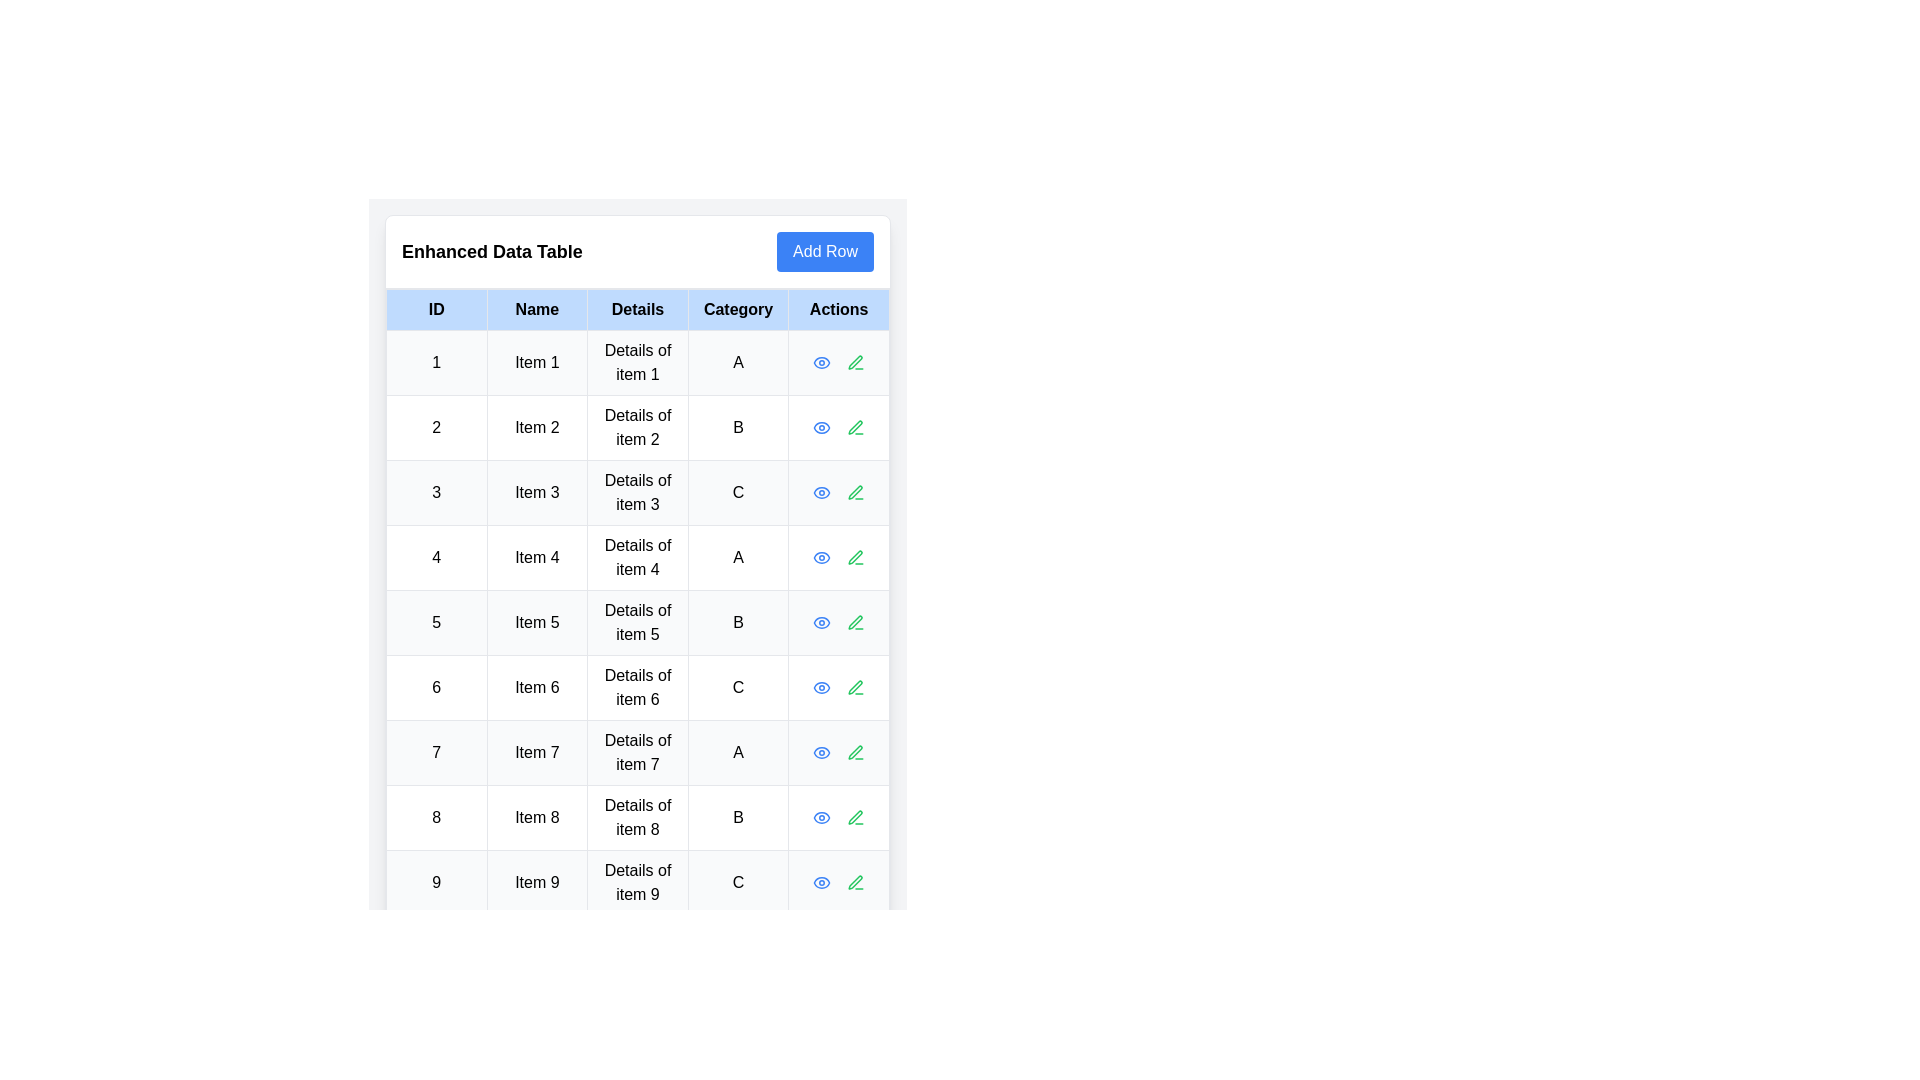 The height and width of the screenshot is (1080, 1920). I want to click on the static text label representing additional details for Item 2 located in the 'Details' column of the second row in the table, so click(637, 427).